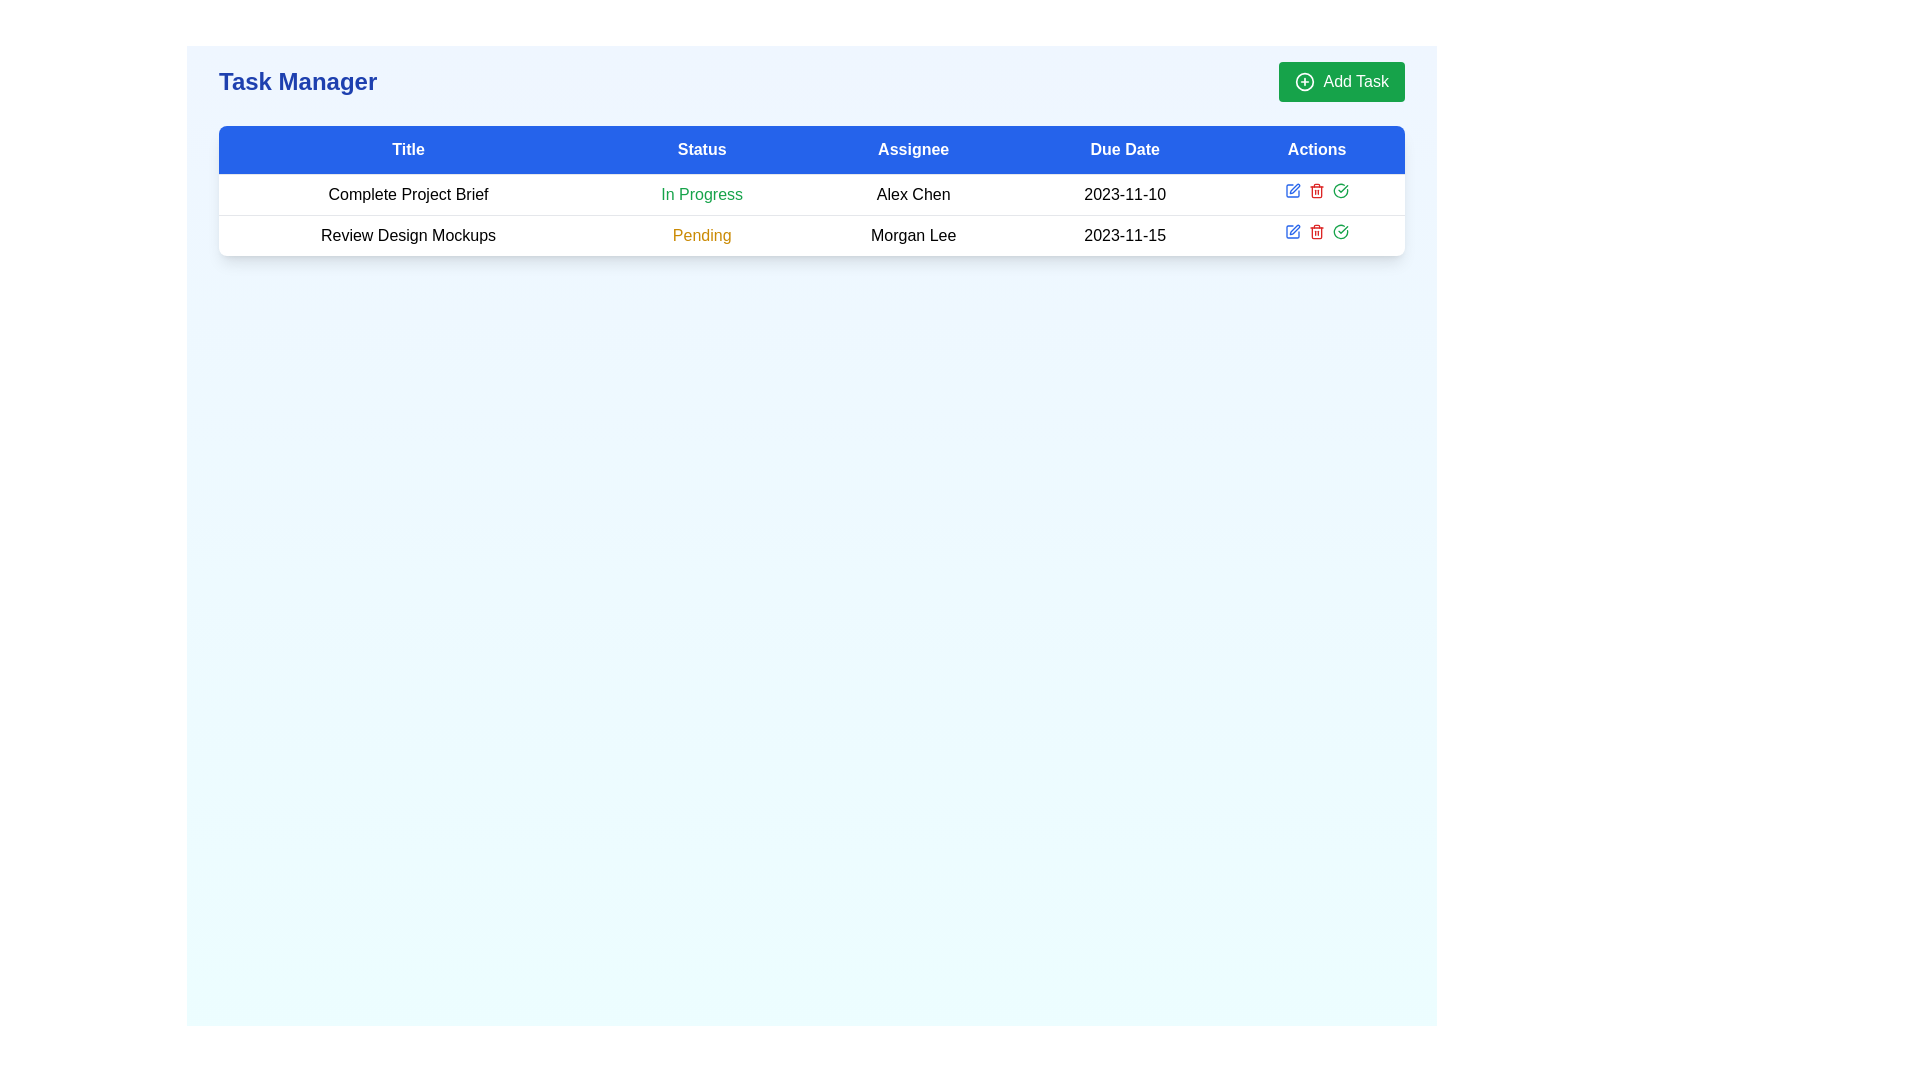  What do you see at coordinates (1317, 191) in the screenshot?
I see `the delete button located in the second row of the table for the task titled 'Review Design Mockups'` at bounding box center [1317, 191].